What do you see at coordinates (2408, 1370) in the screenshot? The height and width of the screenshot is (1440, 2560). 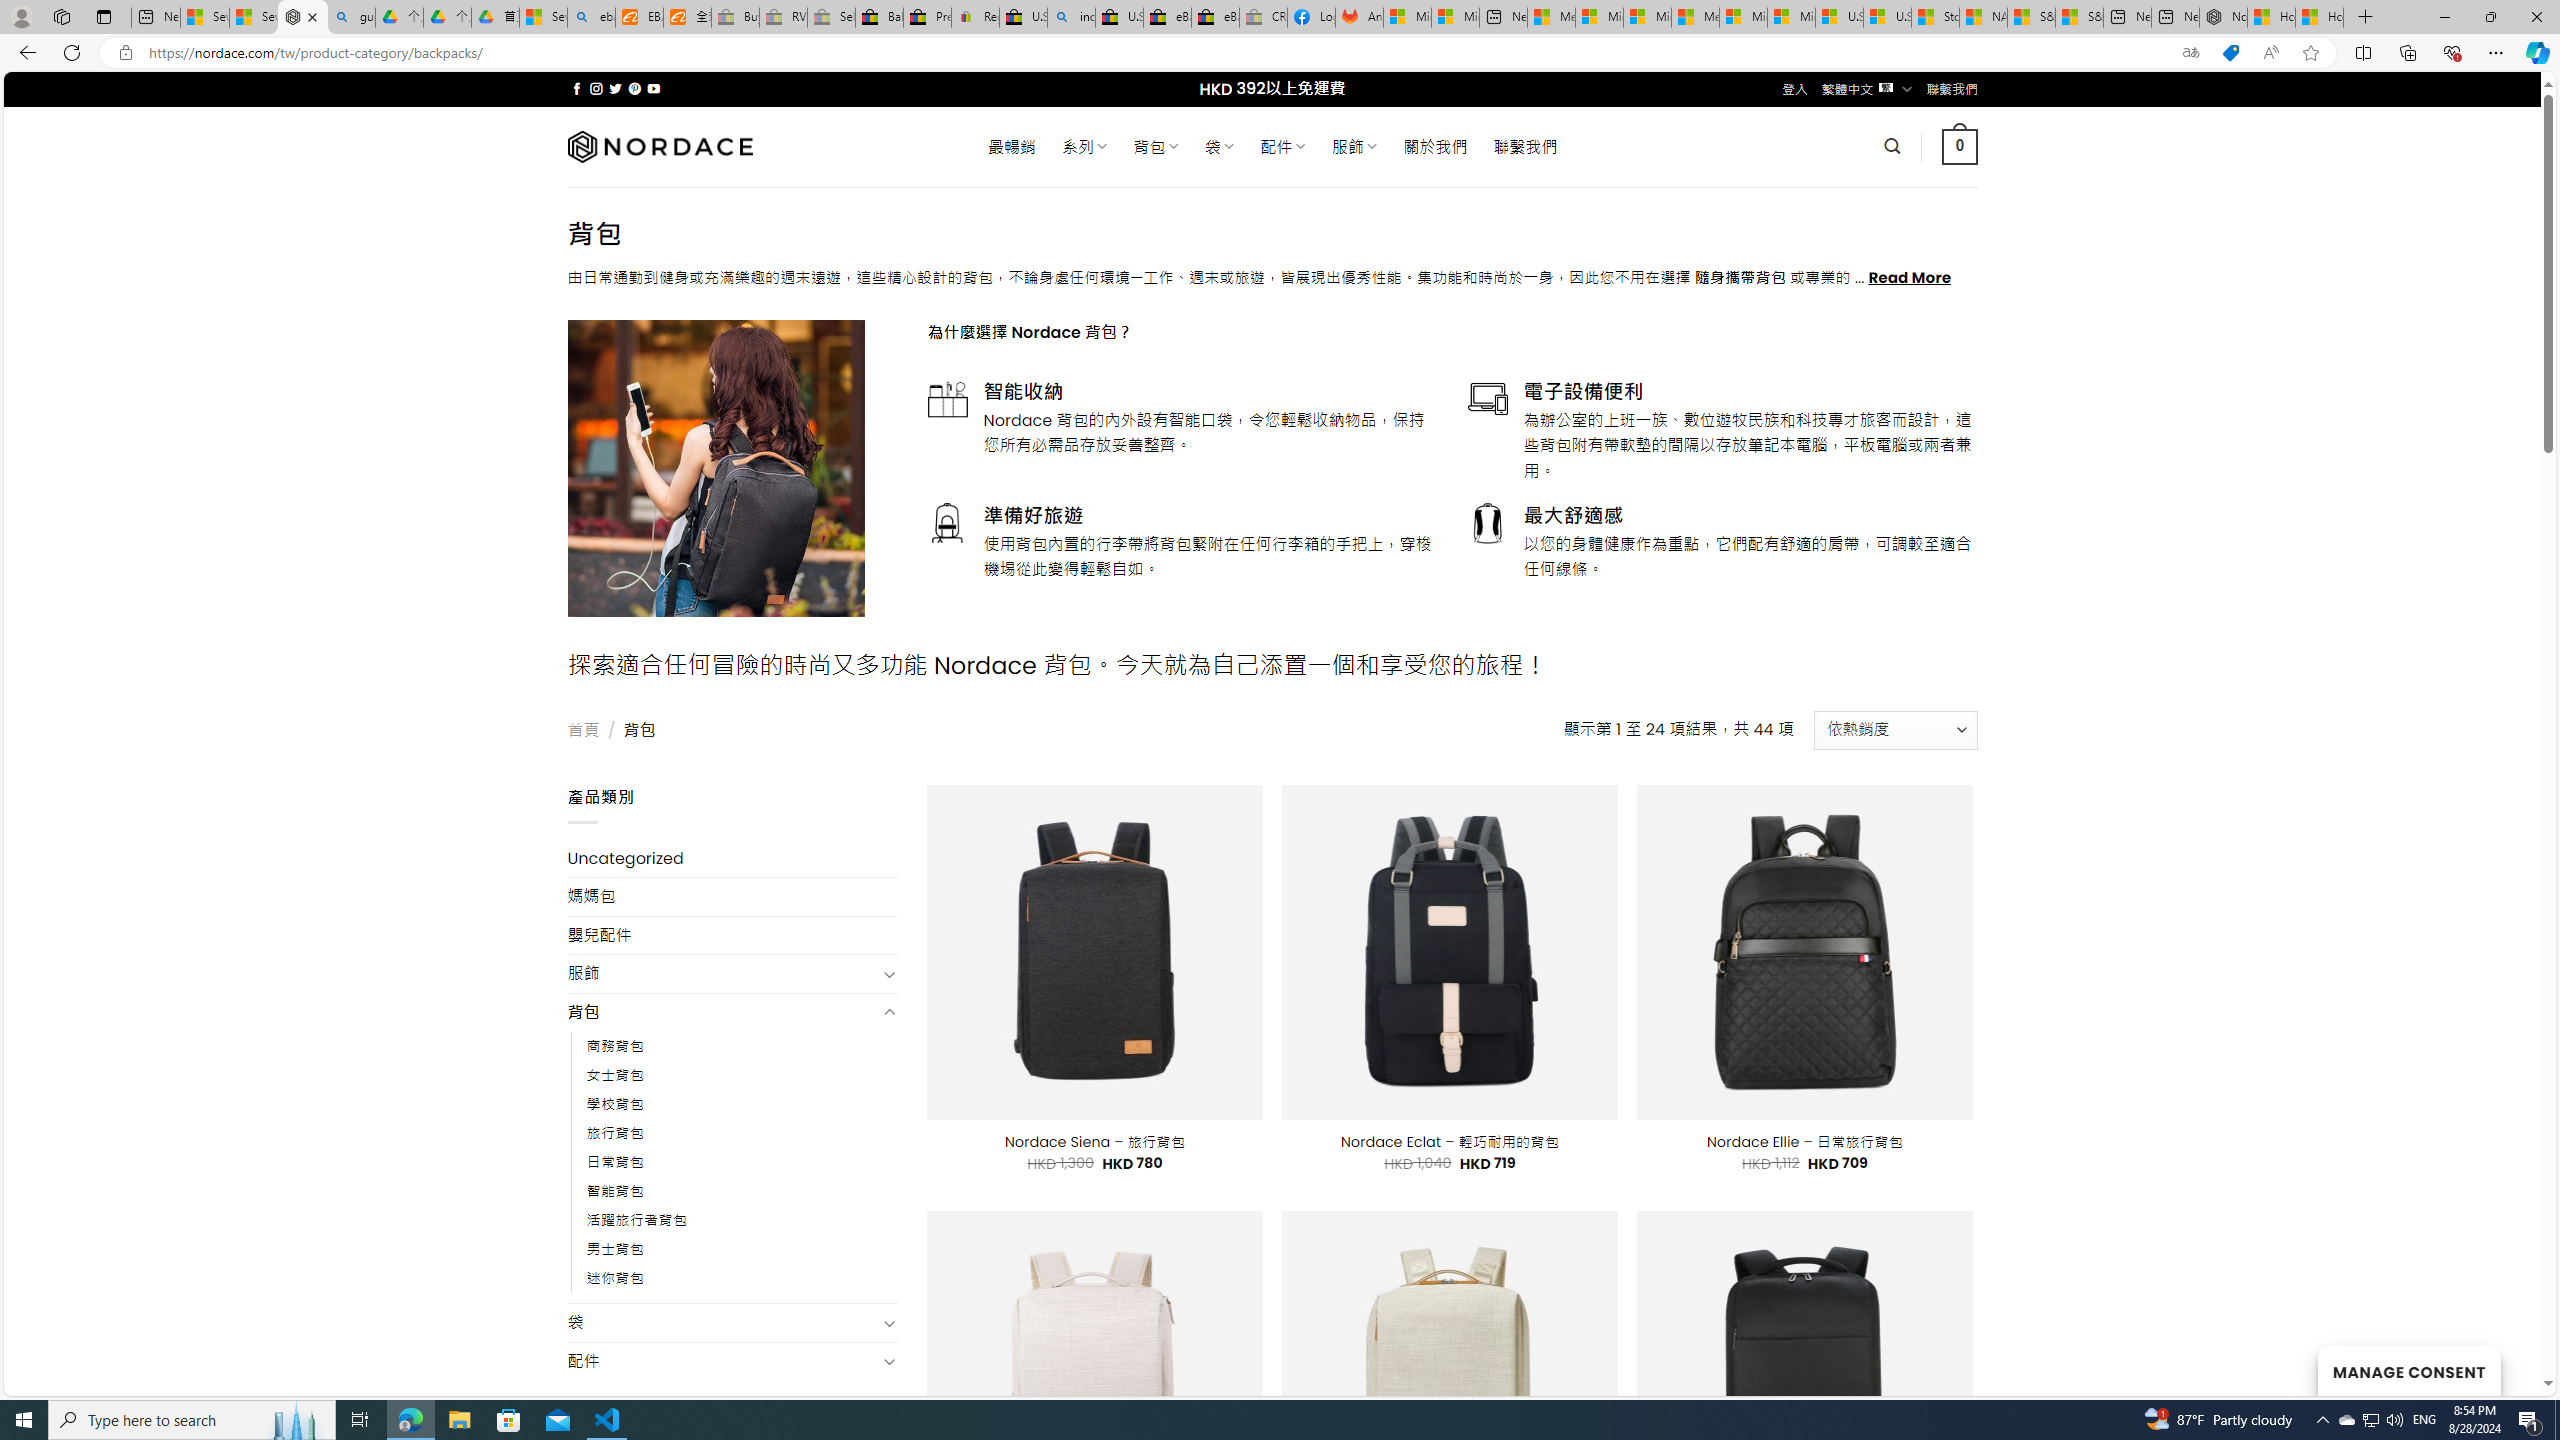 I see `'MANAGE CONSENT'` at bounding box center [2408, 1370].